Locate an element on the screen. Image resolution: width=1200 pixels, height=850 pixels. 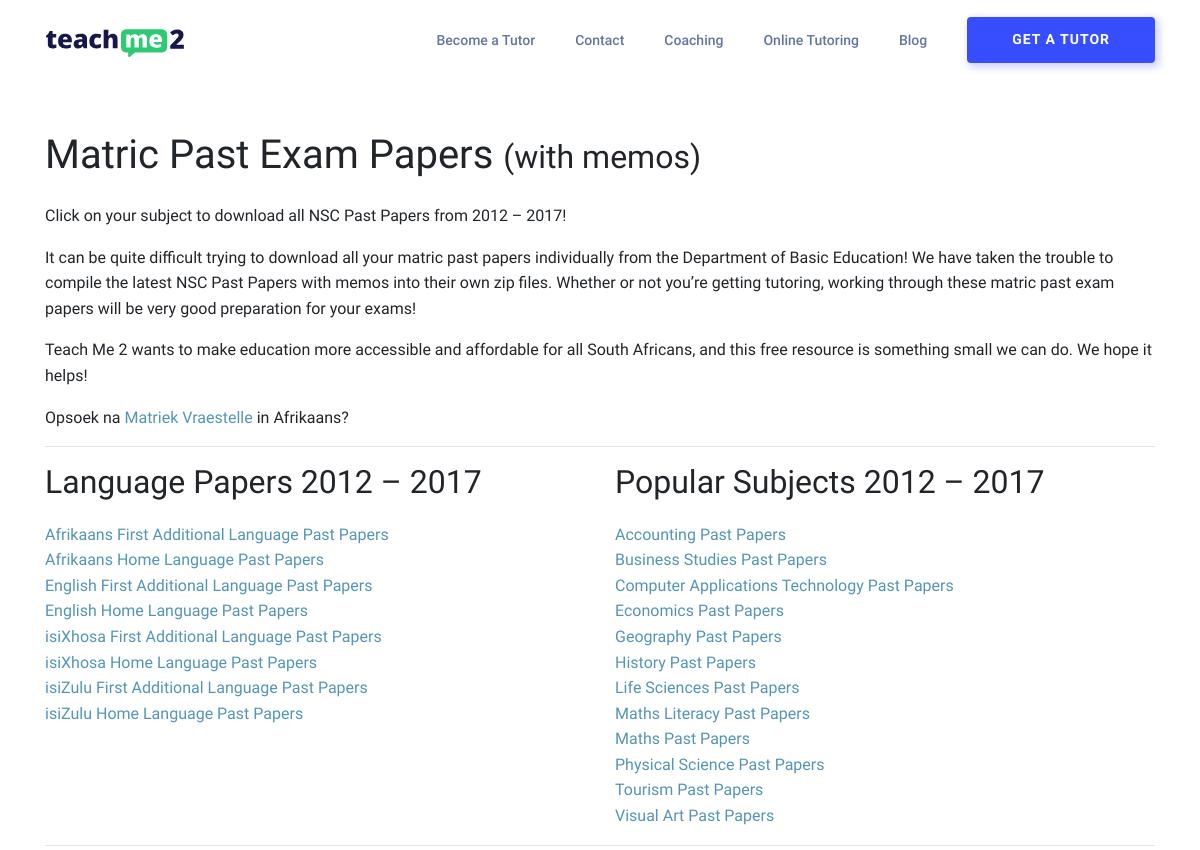
'Geography Past Papers' is located at coordinates (698, 634).